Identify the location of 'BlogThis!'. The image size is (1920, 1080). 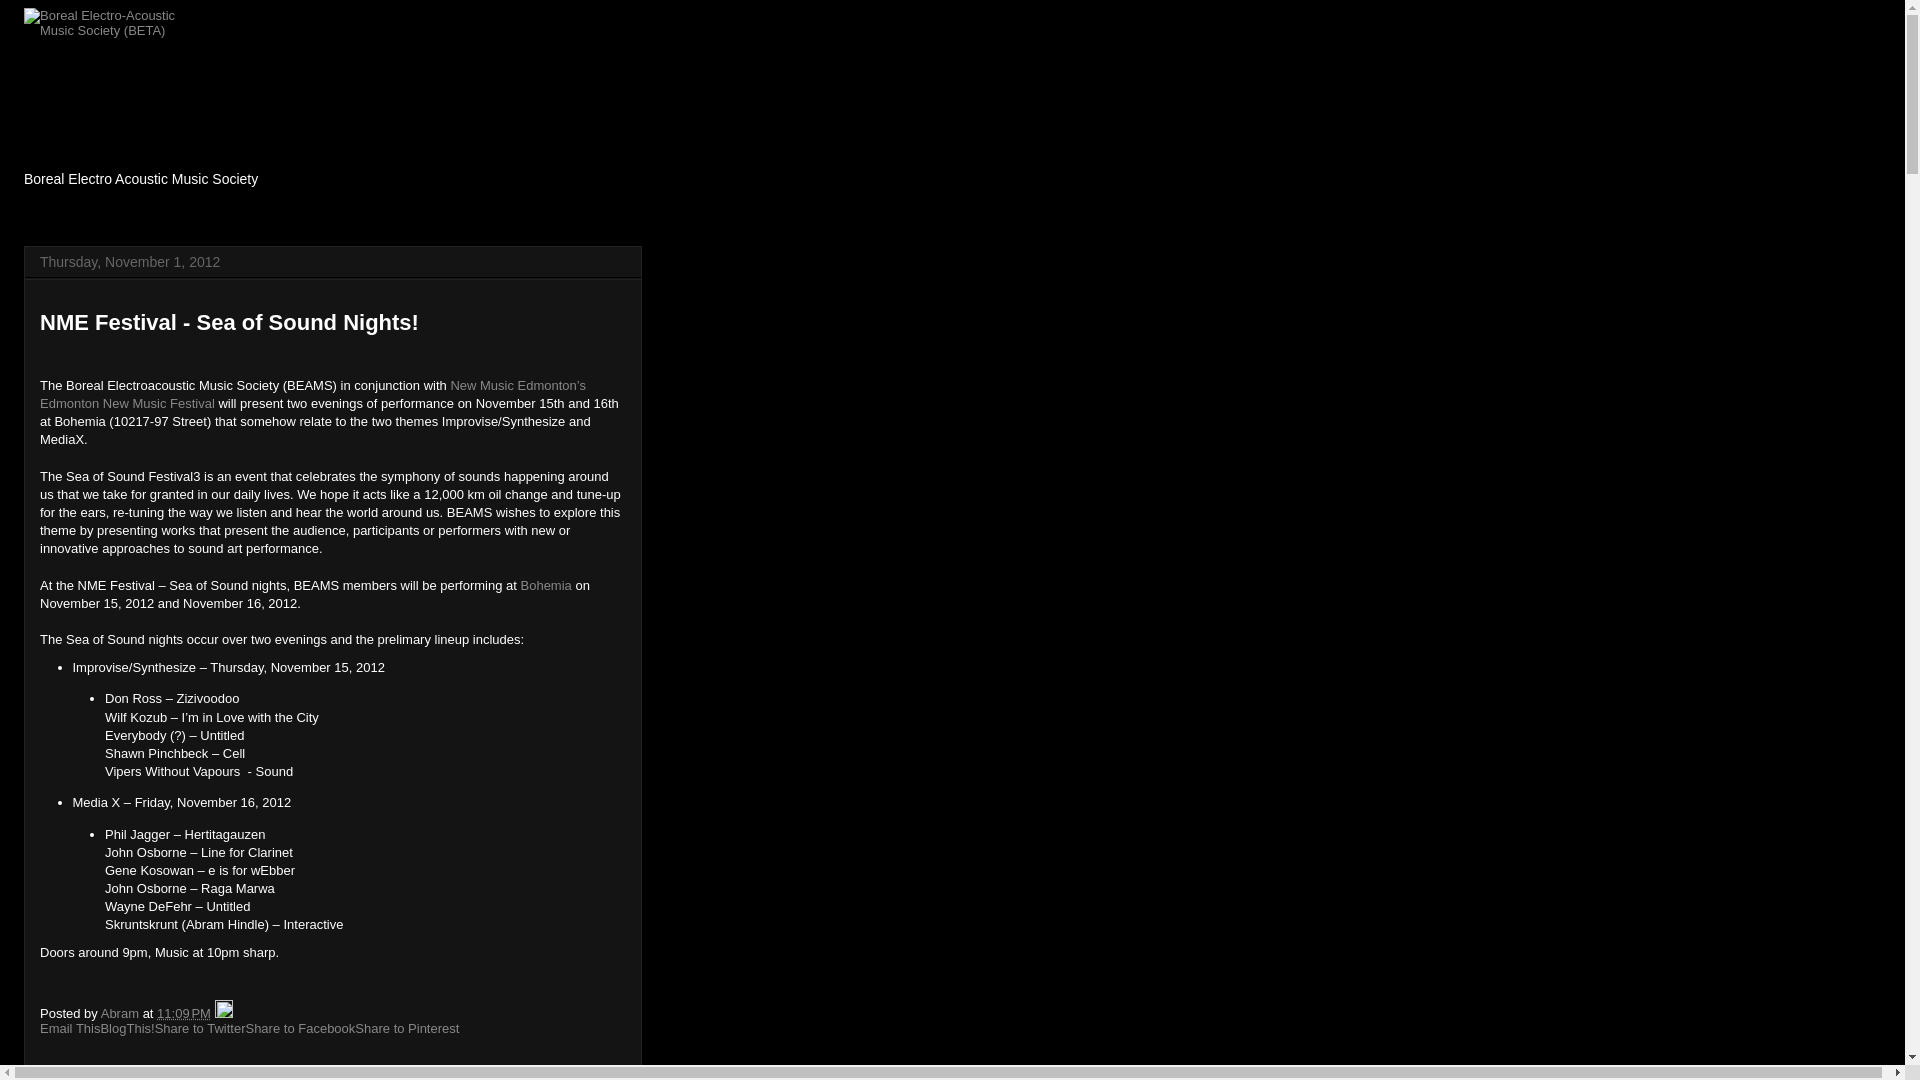
(125, 1028).